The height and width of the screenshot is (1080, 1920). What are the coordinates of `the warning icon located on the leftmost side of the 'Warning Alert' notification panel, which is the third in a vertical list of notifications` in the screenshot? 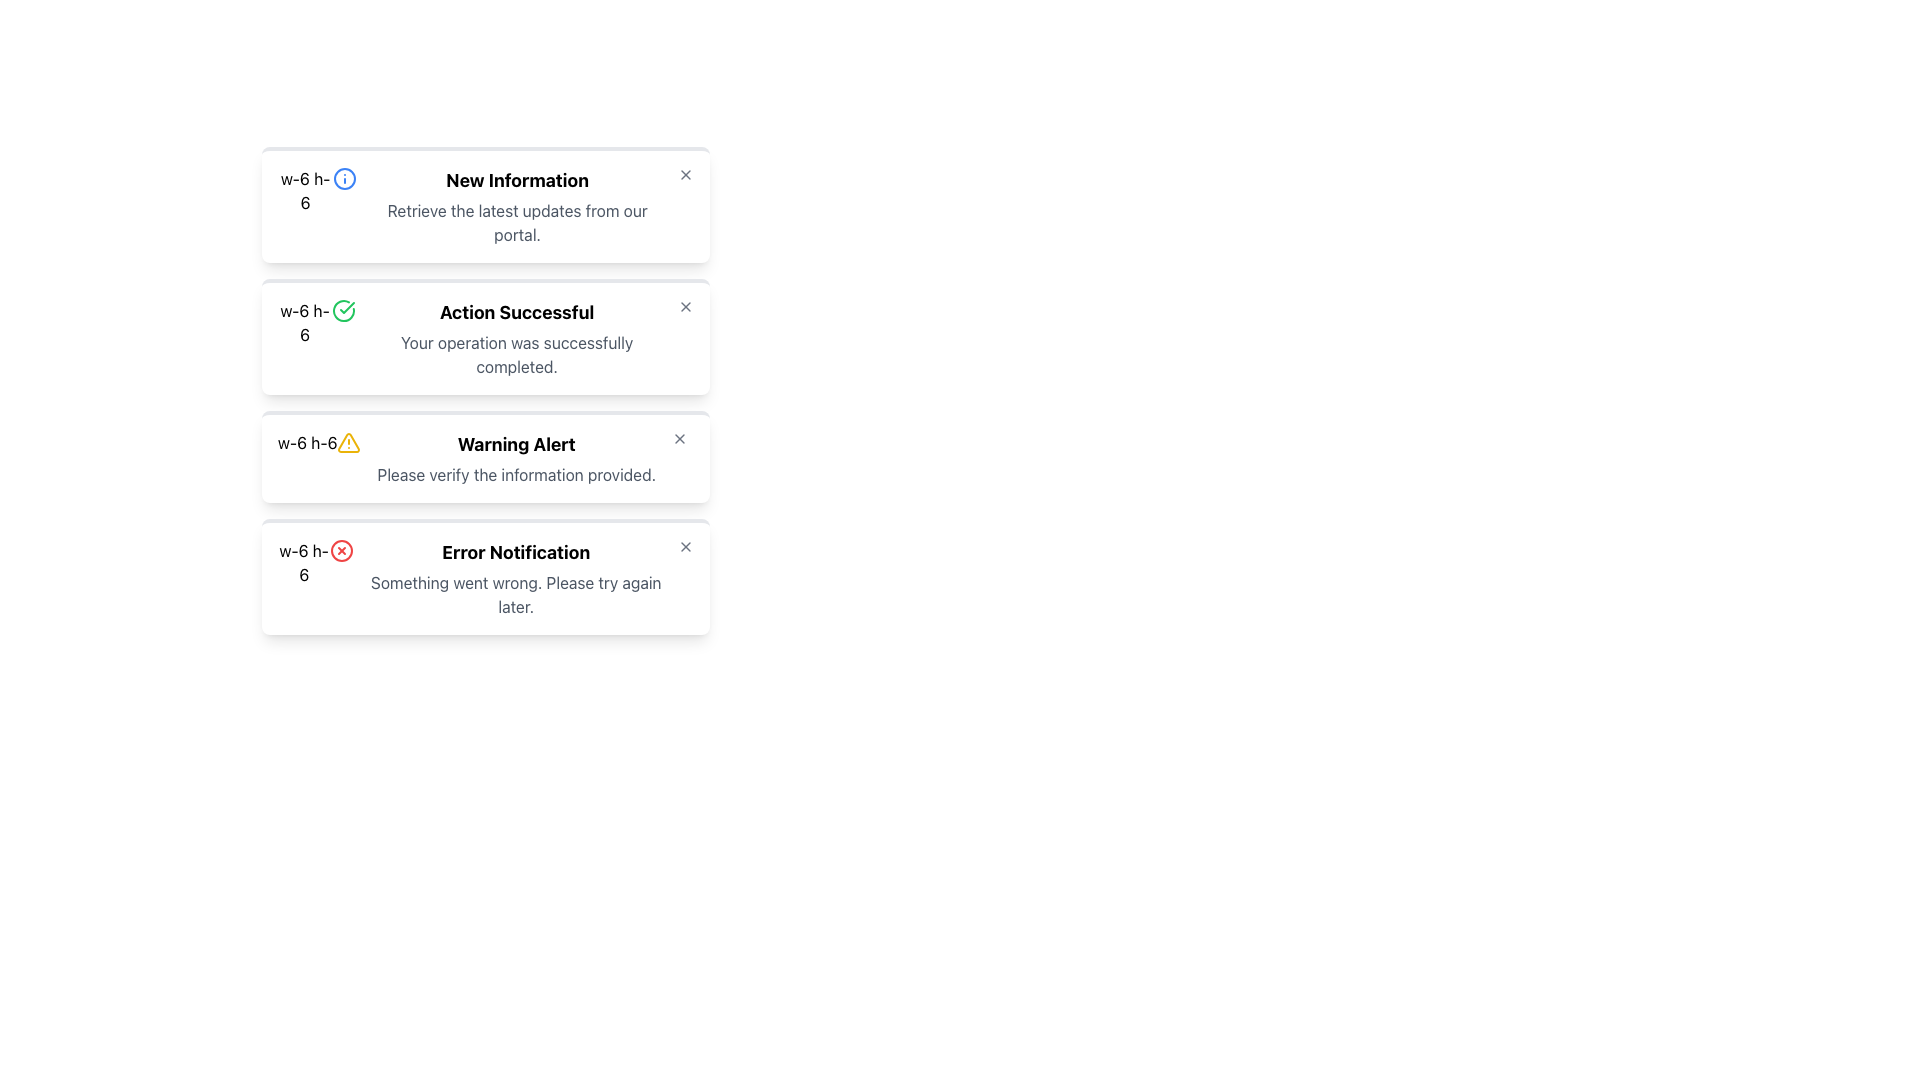 It's located at (349, 442).